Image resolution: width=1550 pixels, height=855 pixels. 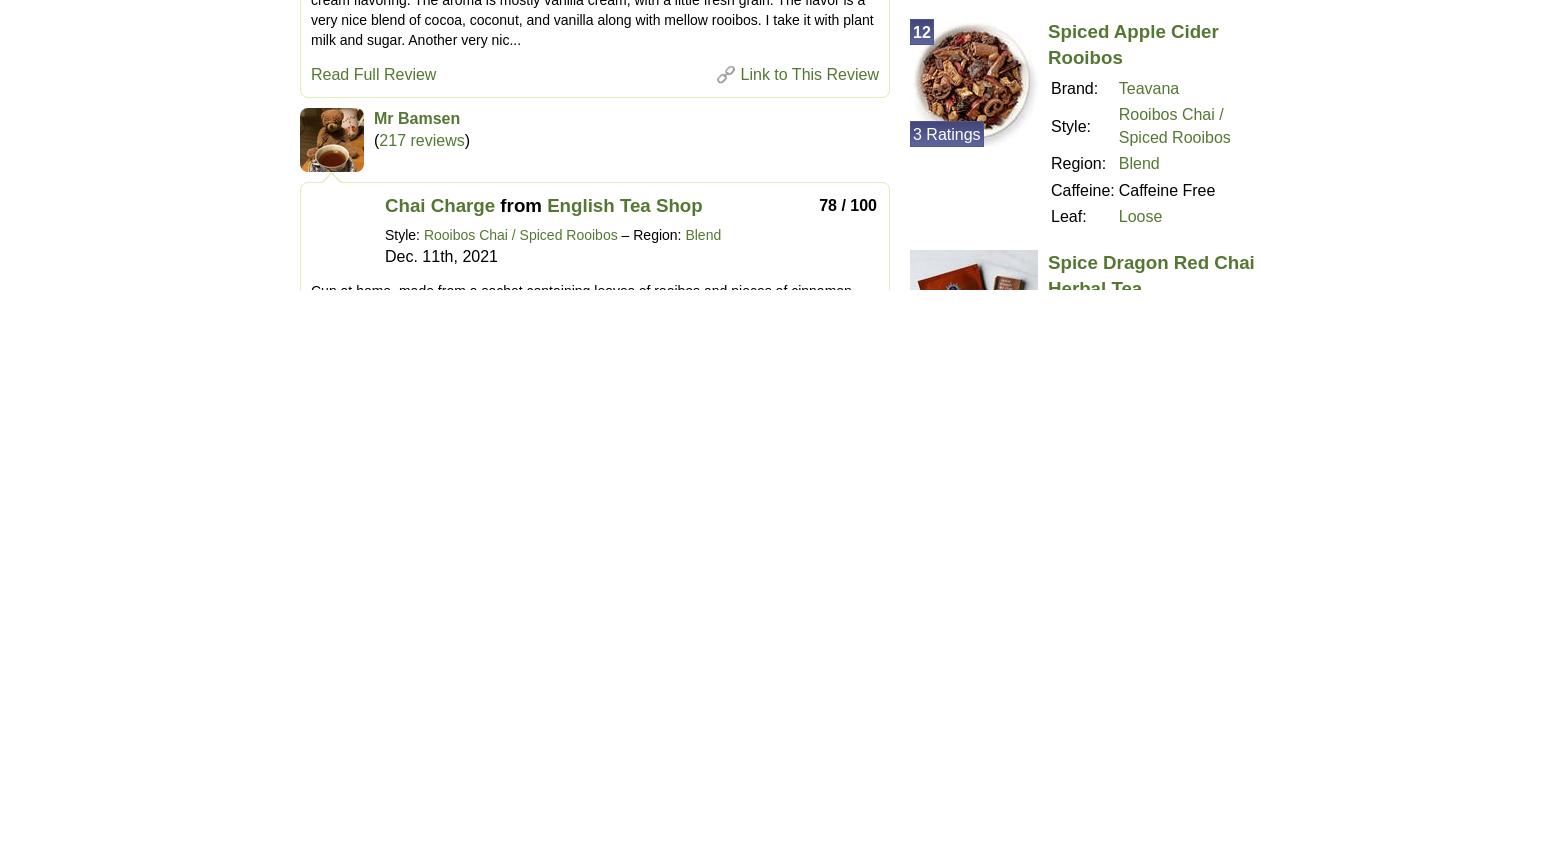 What do you see at coordinates (847, 440) in the screenshot?
I see `'70 / 100'` at bounding box center [847, 440].